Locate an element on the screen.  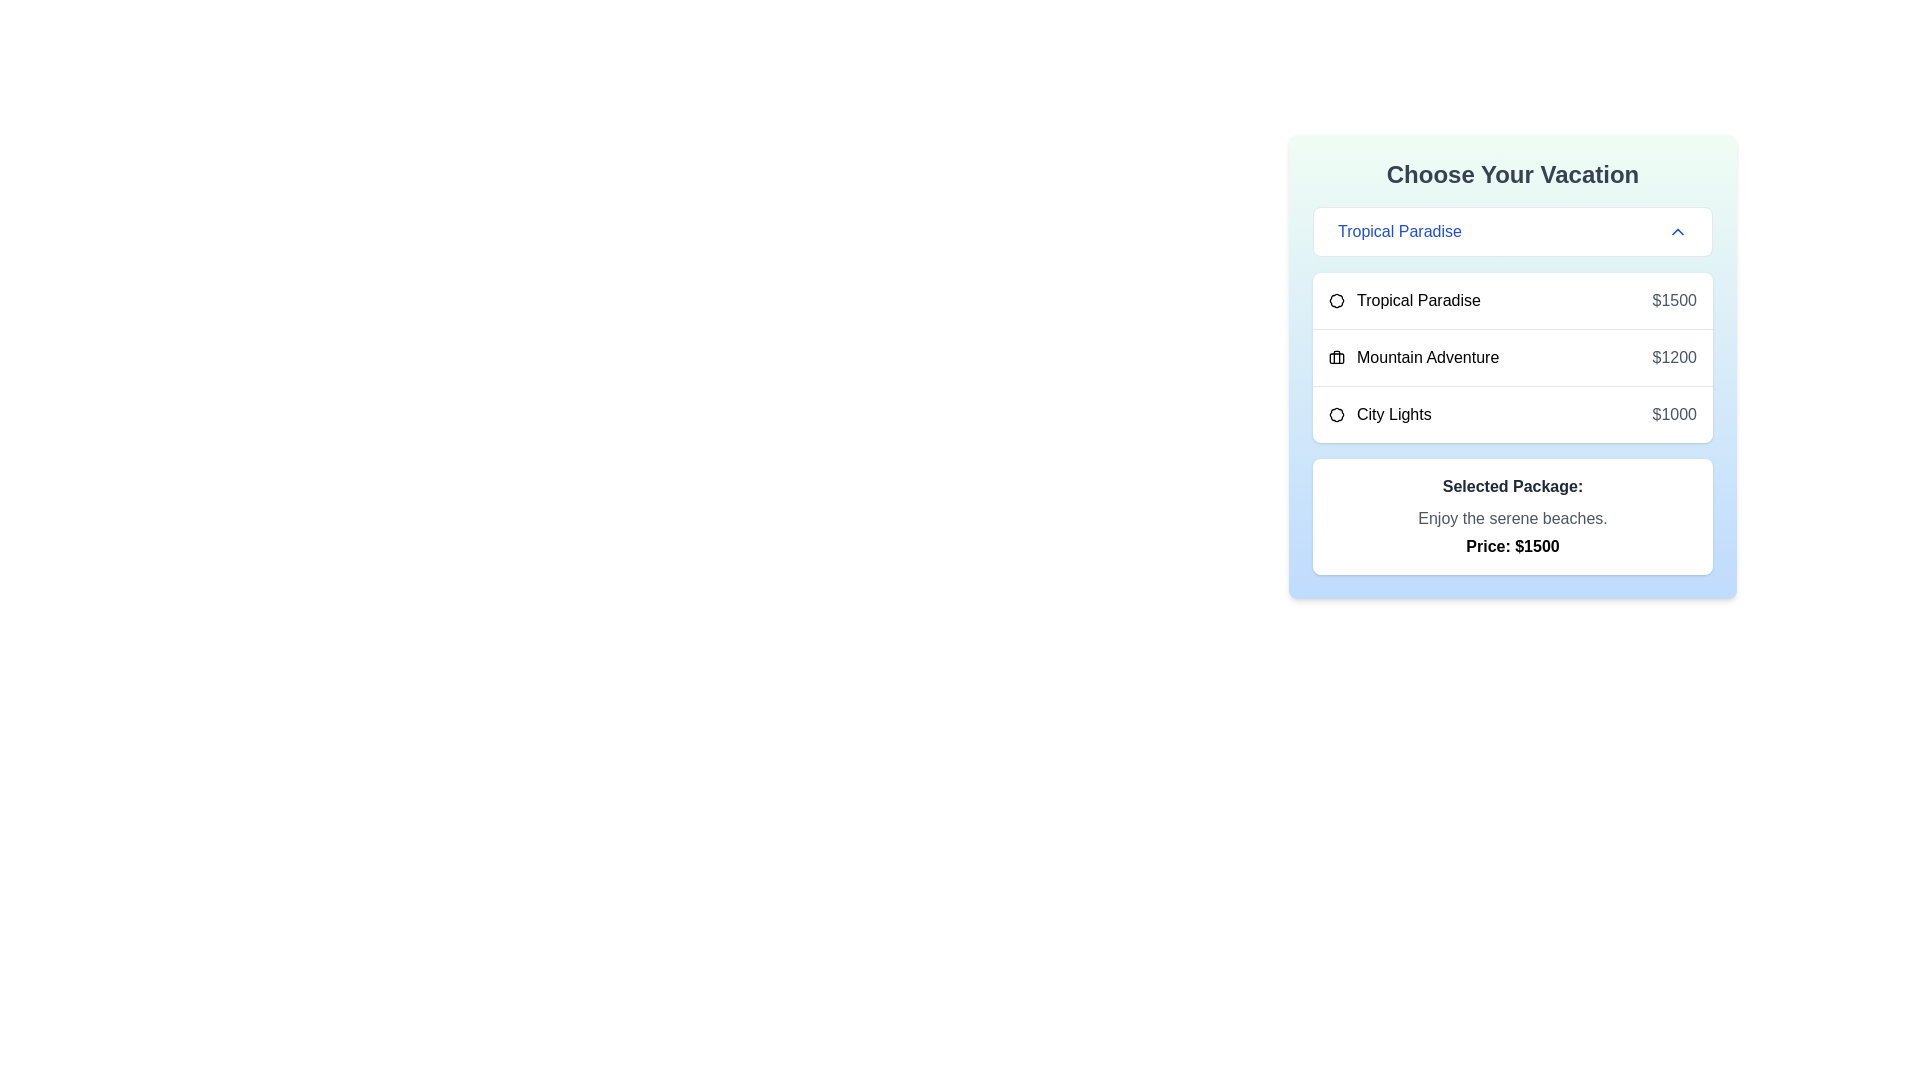
the 'City Lights' text label, which is the third option in the 'Choose Your Vacation' list is located at coordinates (1379, 414).